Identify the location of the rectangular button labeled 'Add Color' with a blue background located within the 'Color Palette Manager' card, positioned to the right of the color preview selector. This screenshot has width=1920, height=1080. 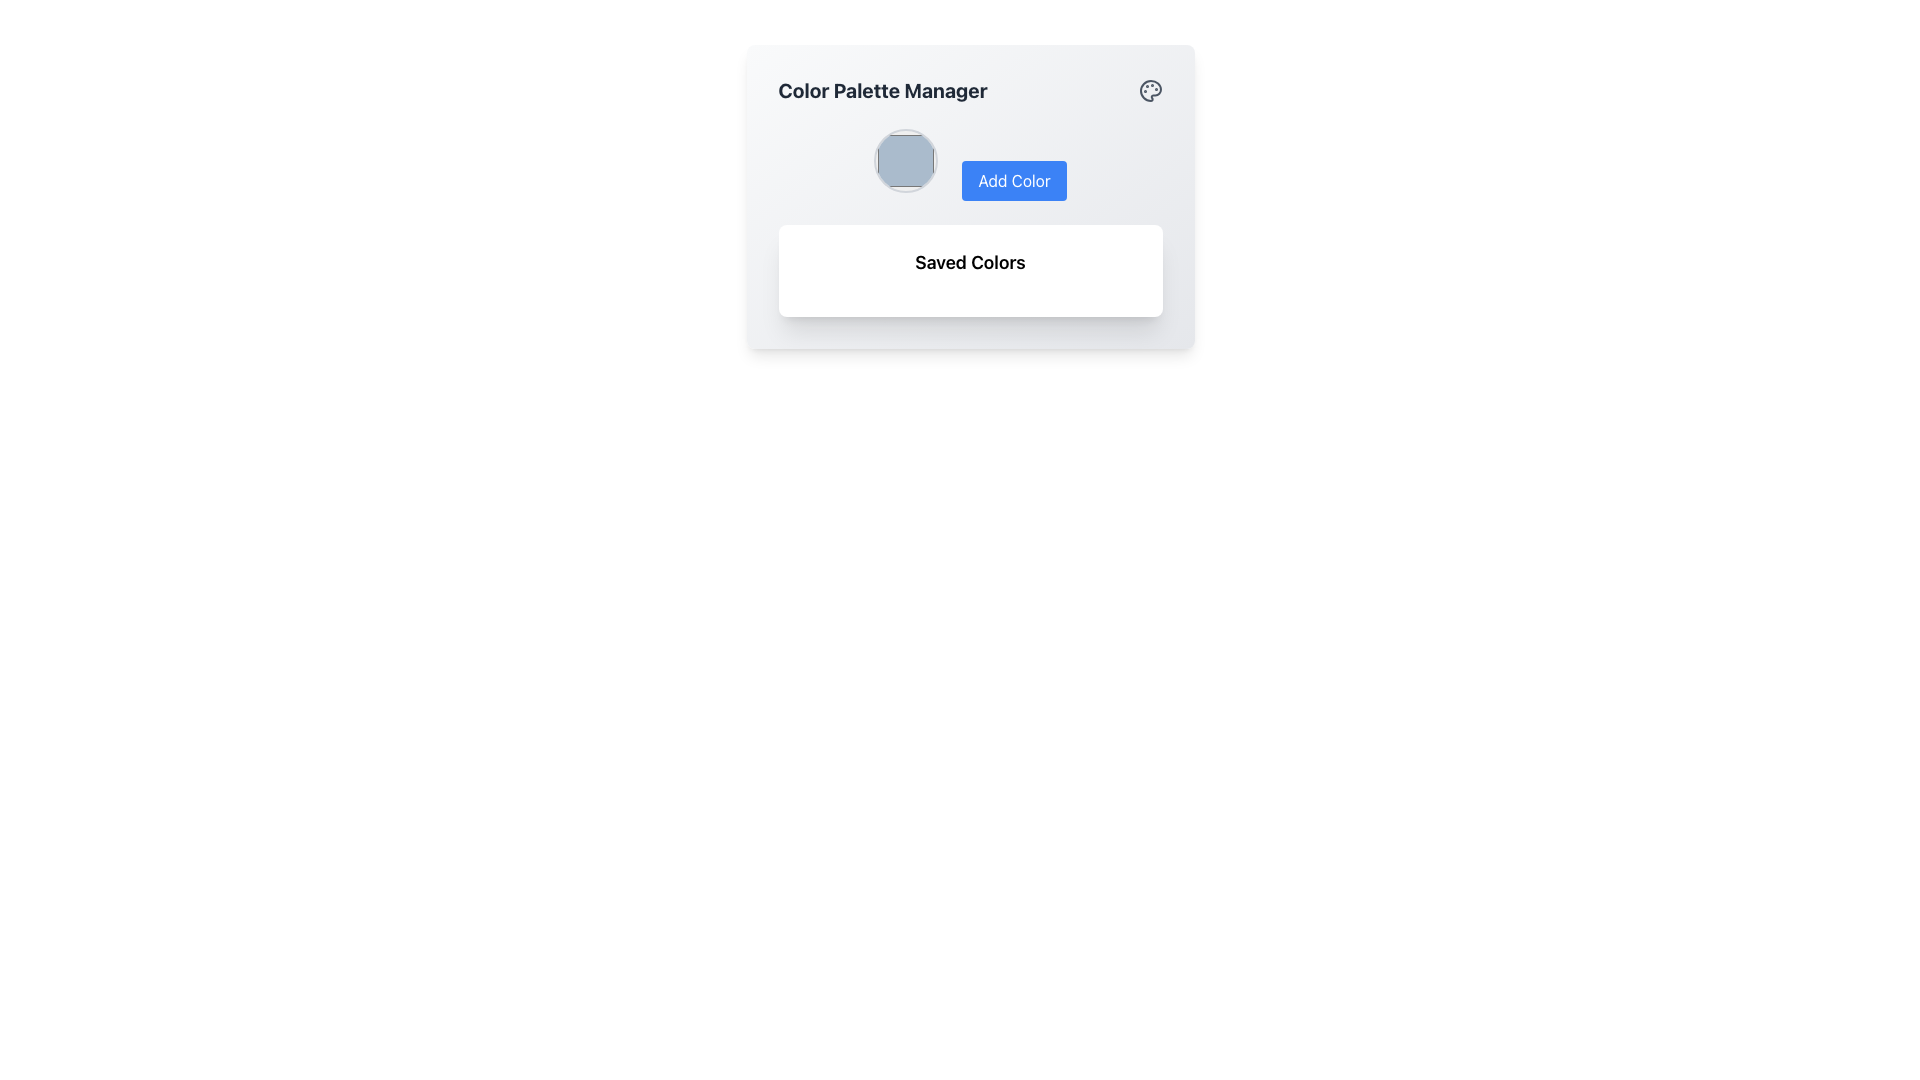
(1014, 181).